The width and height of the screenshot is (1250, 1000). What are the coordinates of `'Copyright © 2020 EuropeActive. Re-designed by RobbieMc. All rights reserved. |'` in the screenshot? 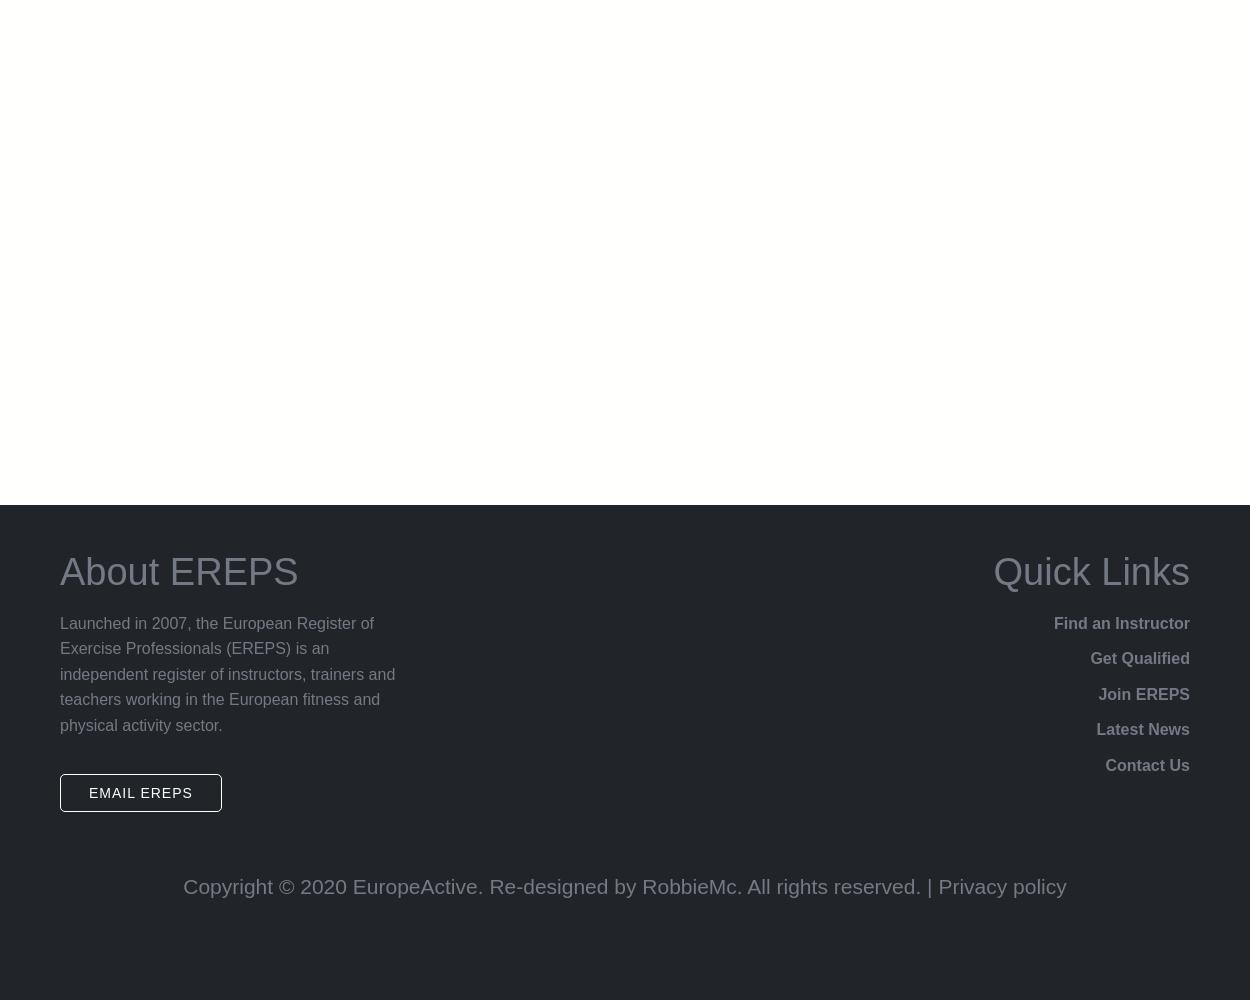 It's located at (560, 886).